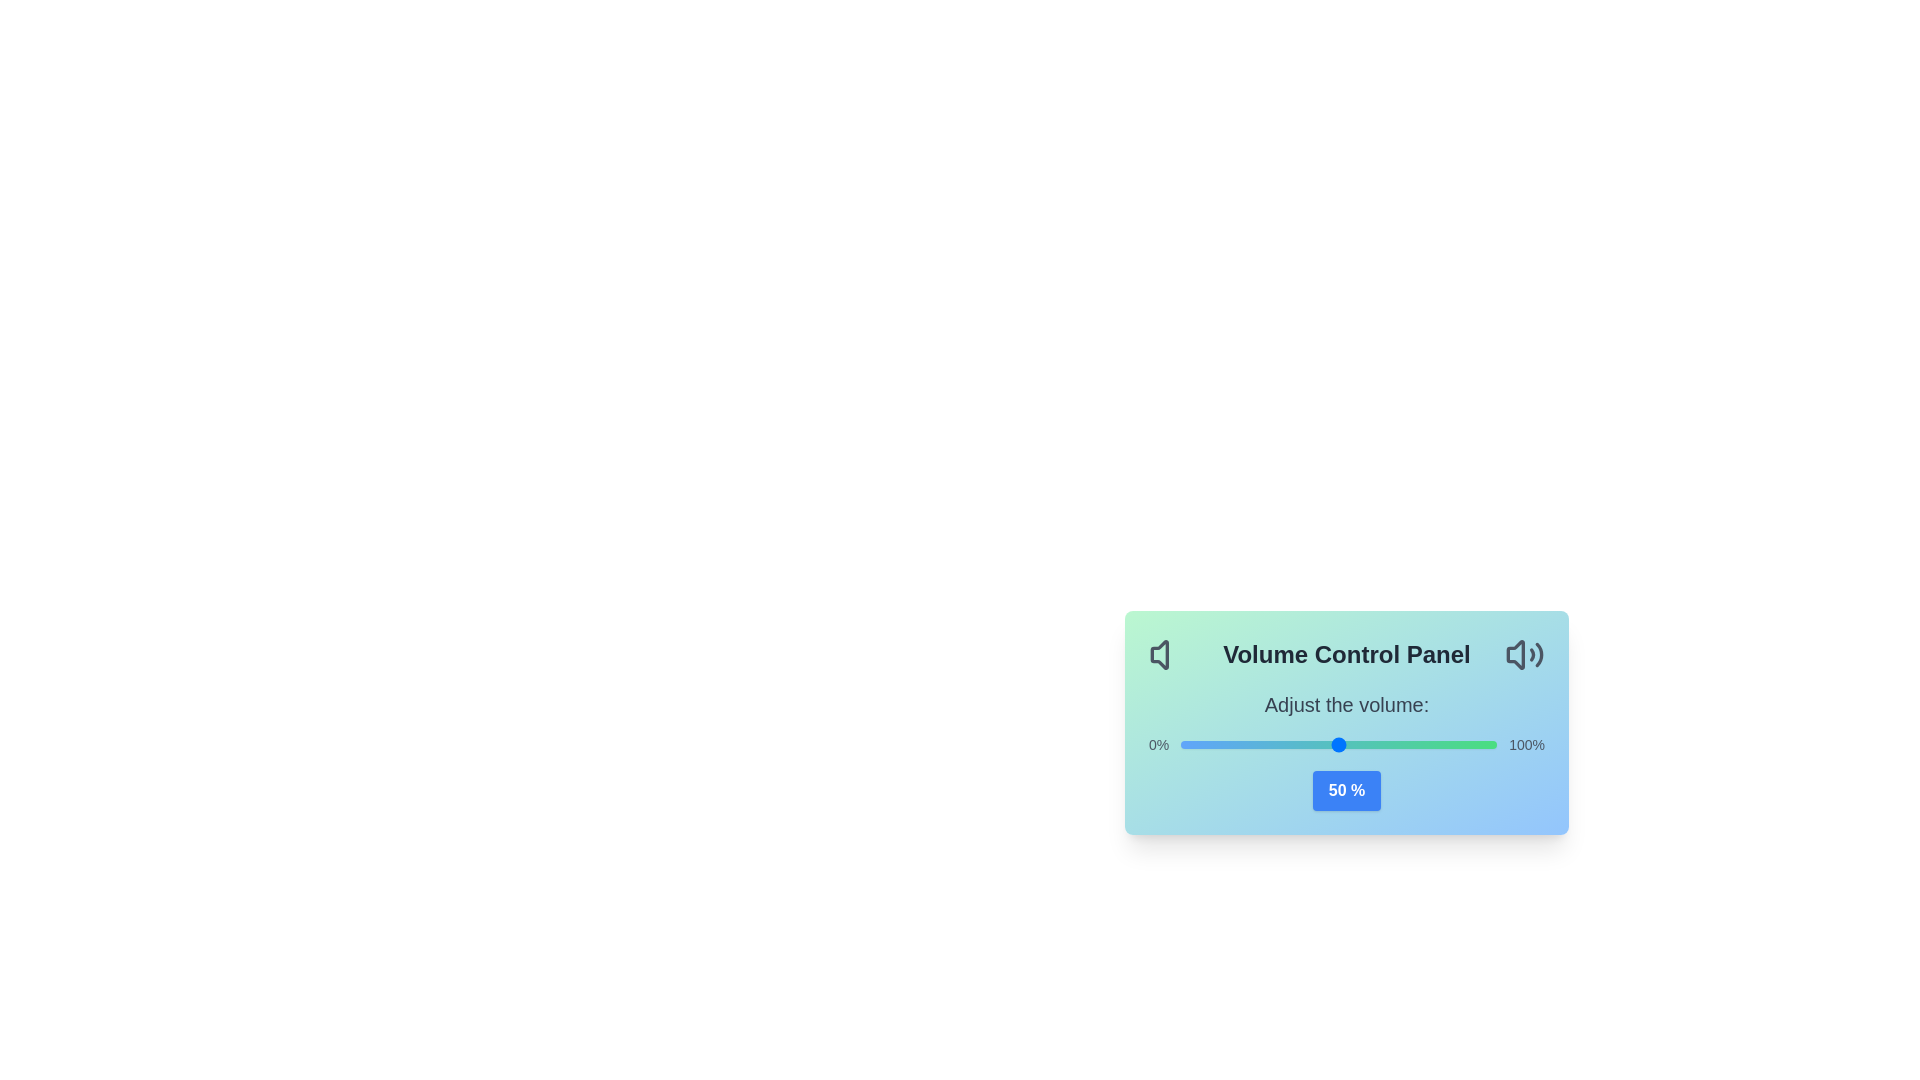  Describe the element at coordinates (1347, 704) in the screenshot. I see `the text 'Adjust the volume:' surrounding the AudioVolumeControl component` at that location.